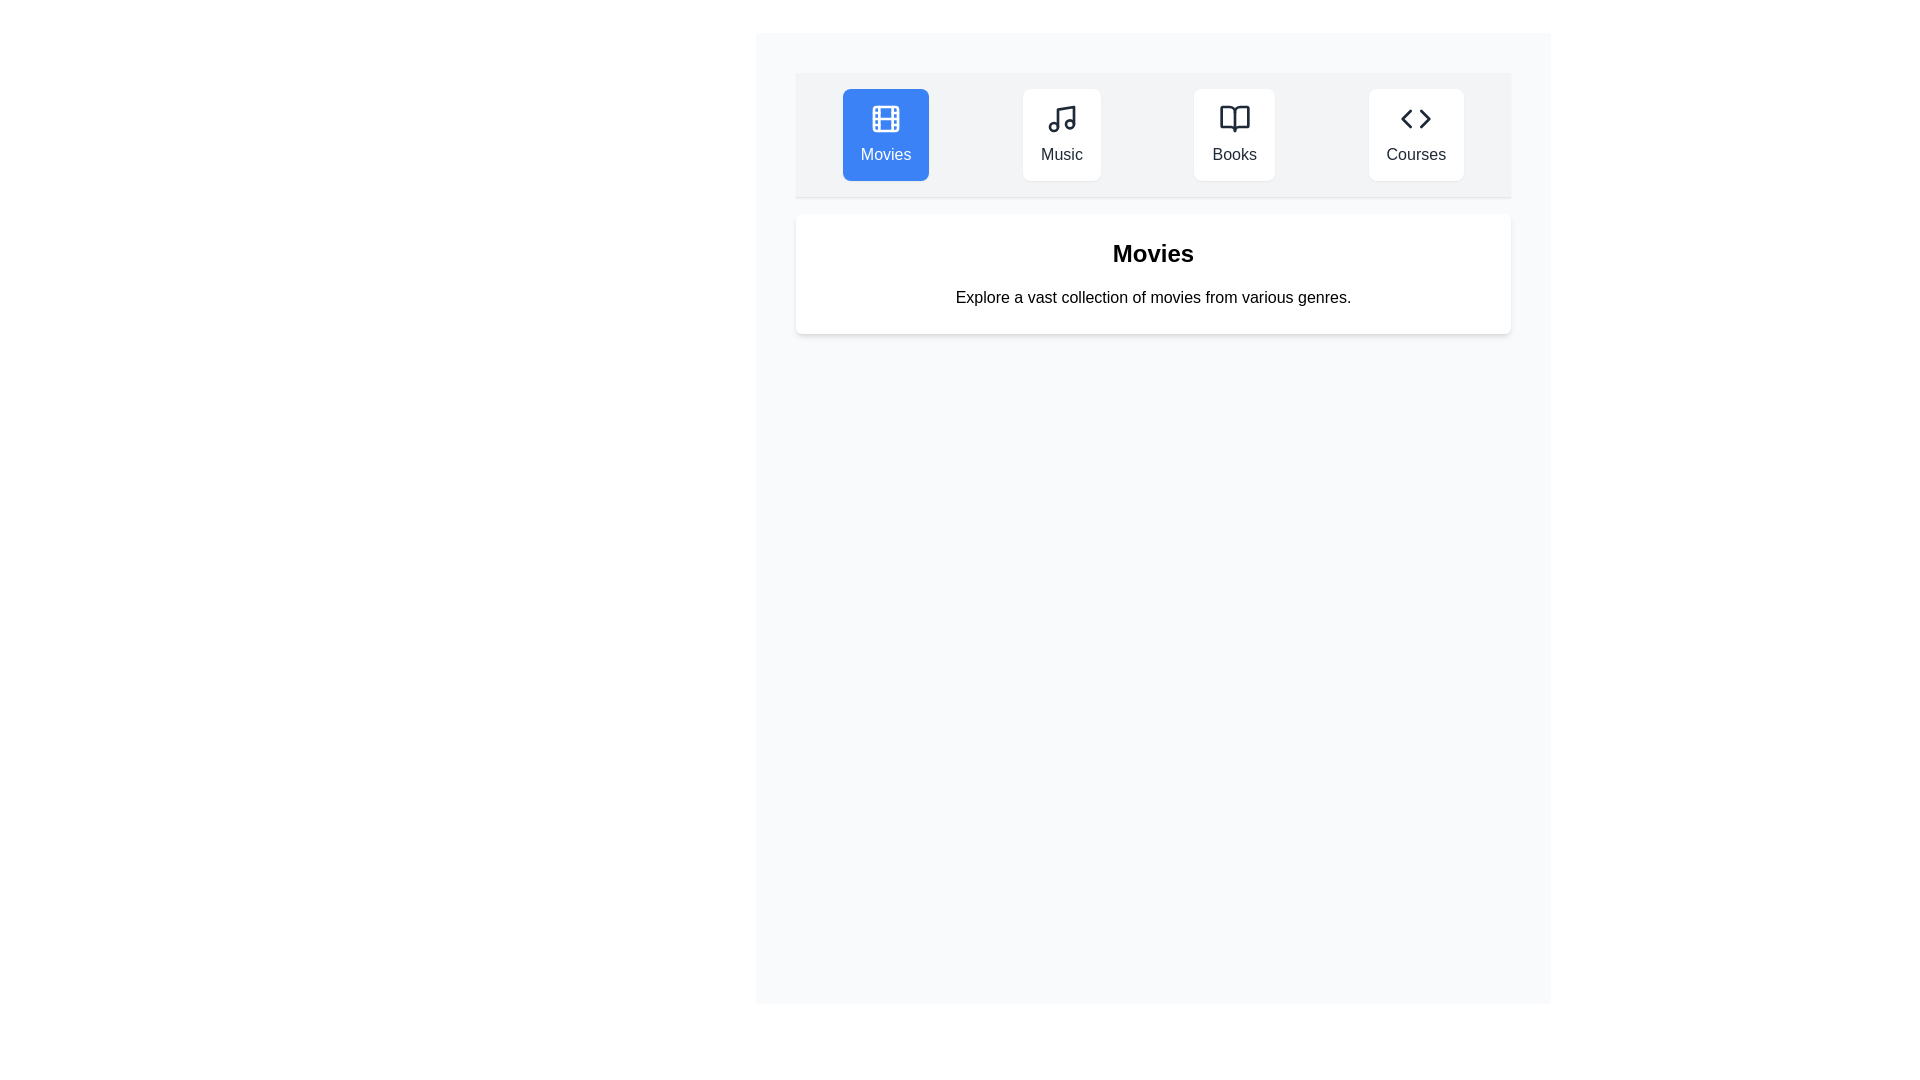  I want to click on the Movies tab to activate it, so click(885, 135).